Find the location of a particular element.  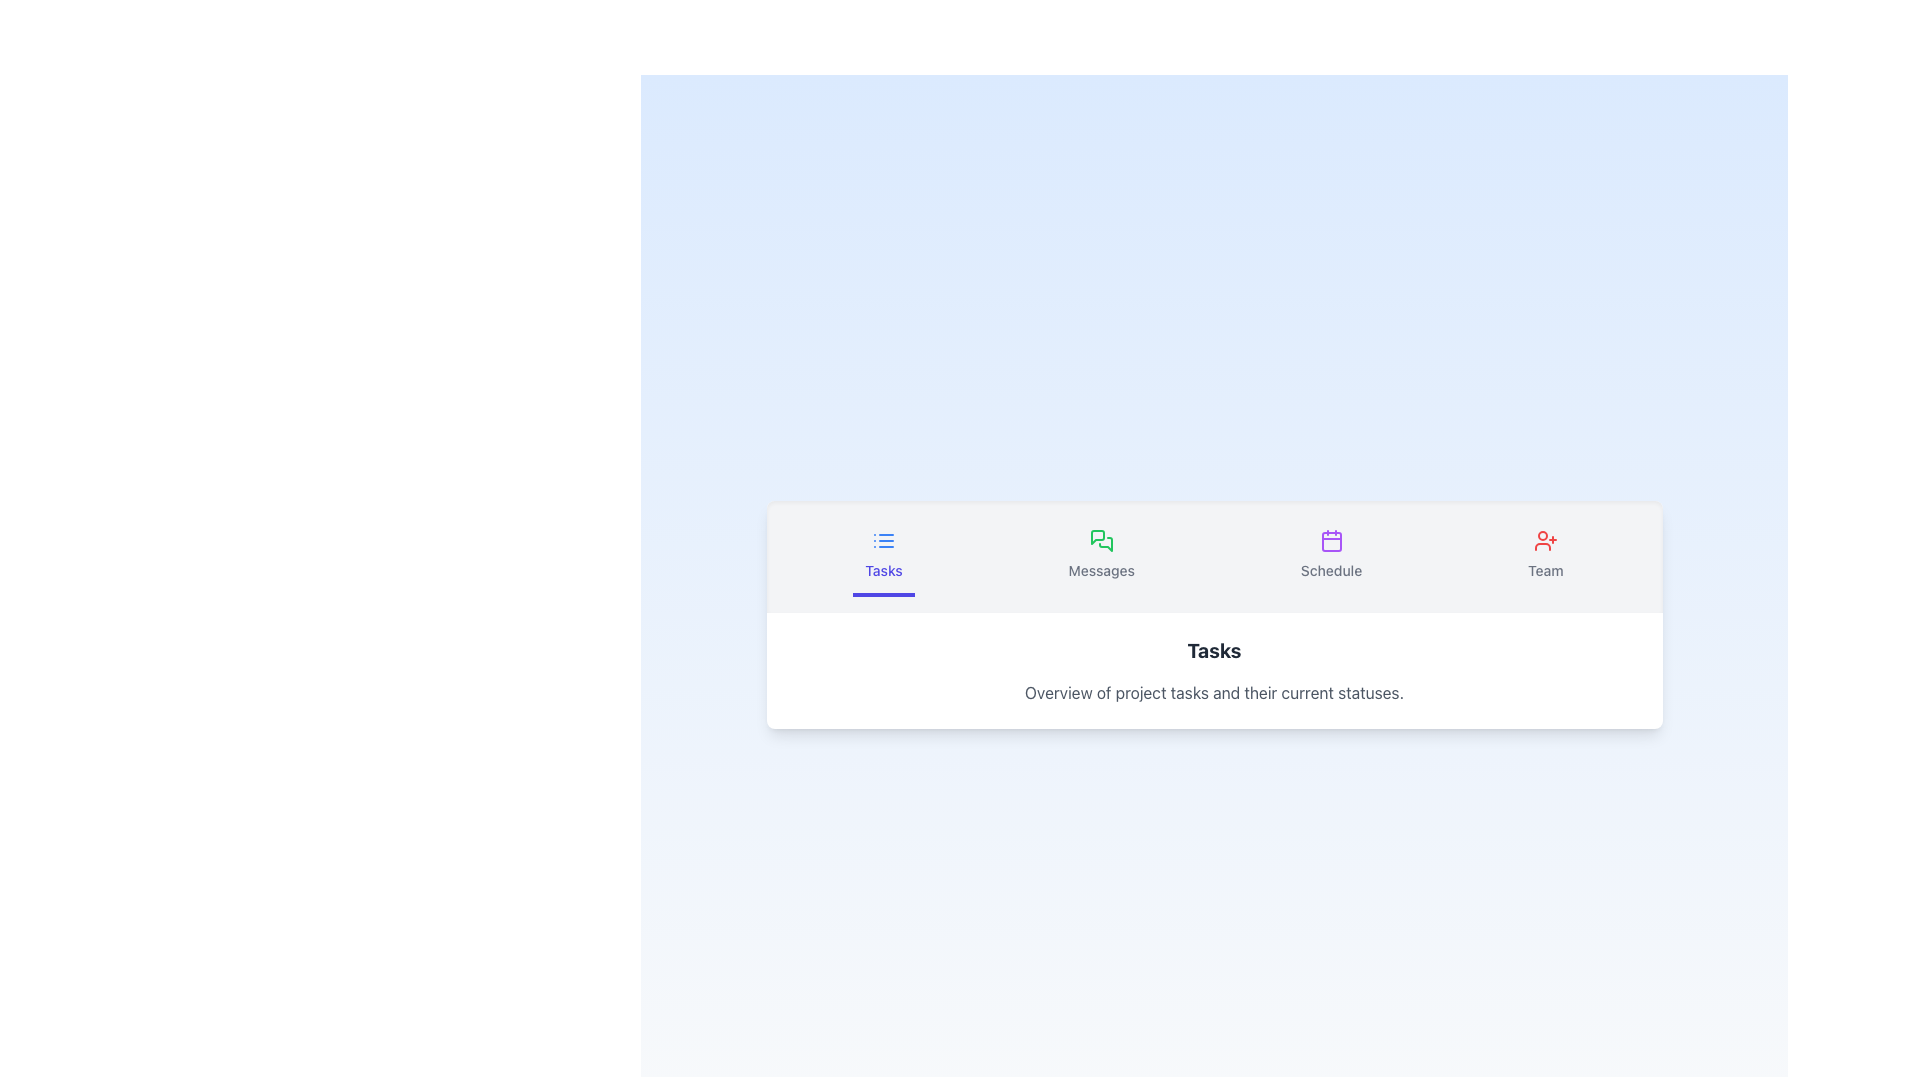

the paragraph text element that displays 'Overview of project tasks and their current statuses.' located beneath the 'Tasks' header is located at coordinates (1213, 692).